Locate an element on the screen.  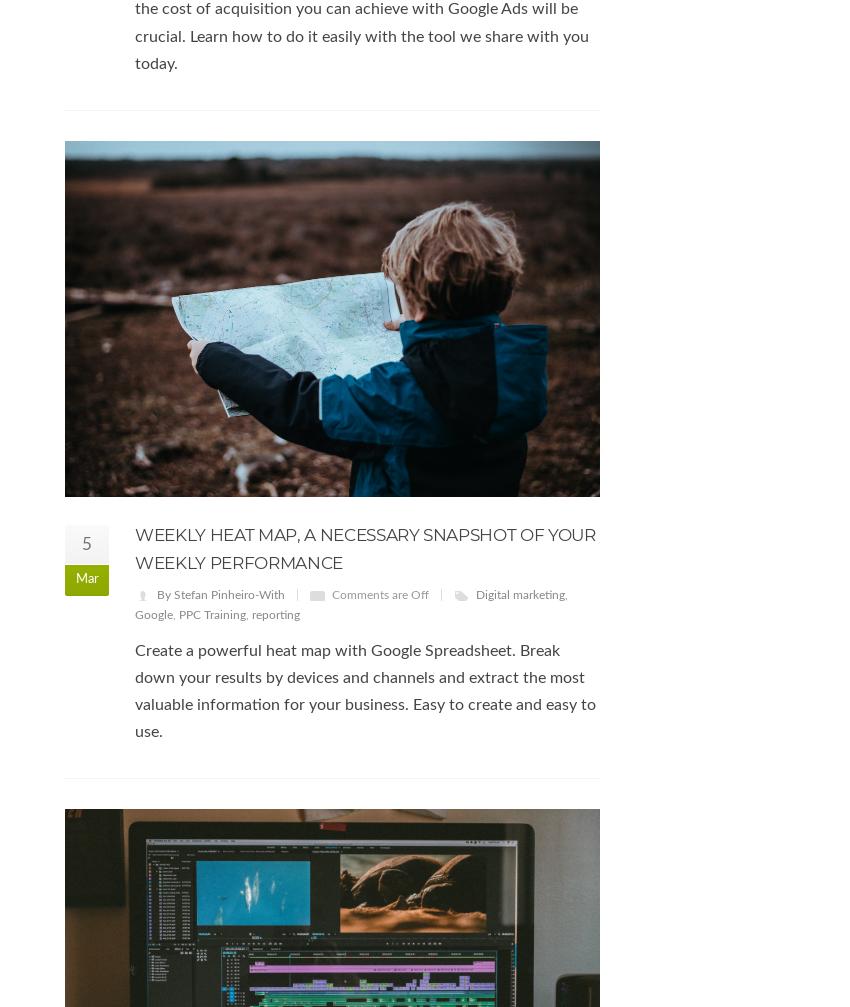
'5' is located at coordinates (86, 542).